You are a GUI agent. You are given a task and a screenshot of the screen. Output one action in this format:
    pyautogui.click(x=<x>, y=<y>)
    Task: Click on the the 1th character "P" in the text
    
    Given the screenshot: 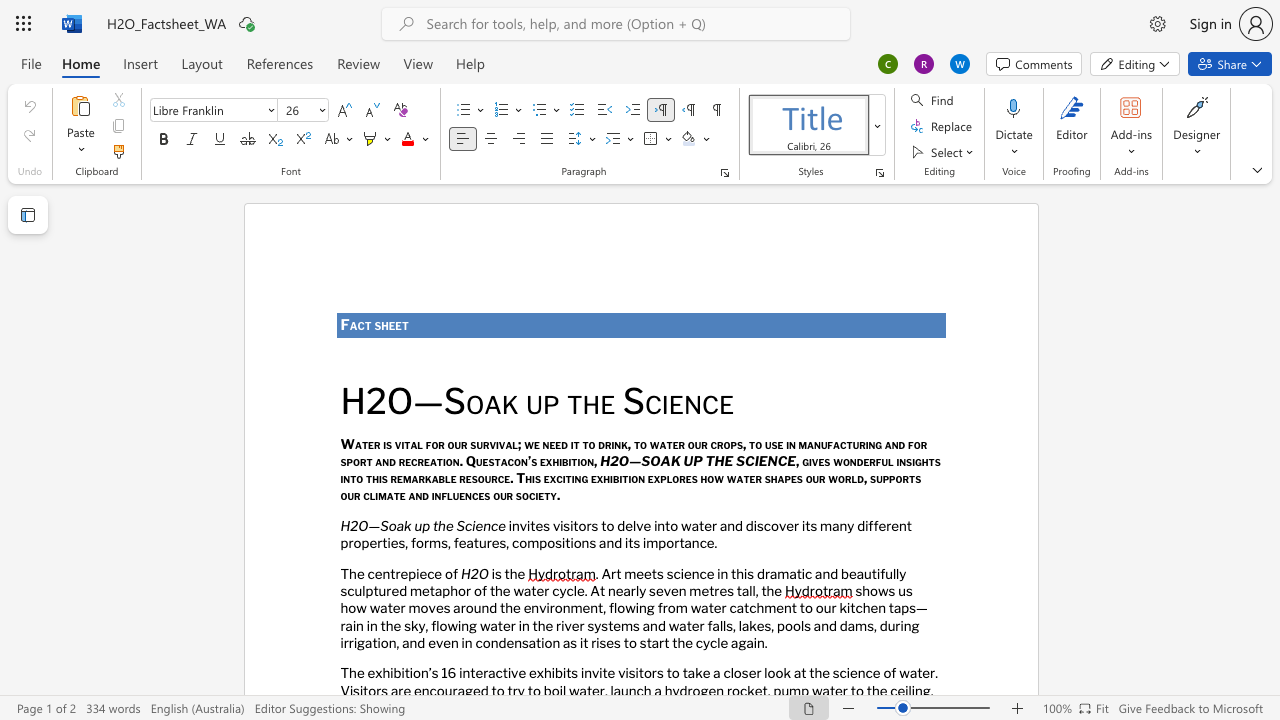 What is the action you would take?
    pyautogui.click(x=697, y=460)
    